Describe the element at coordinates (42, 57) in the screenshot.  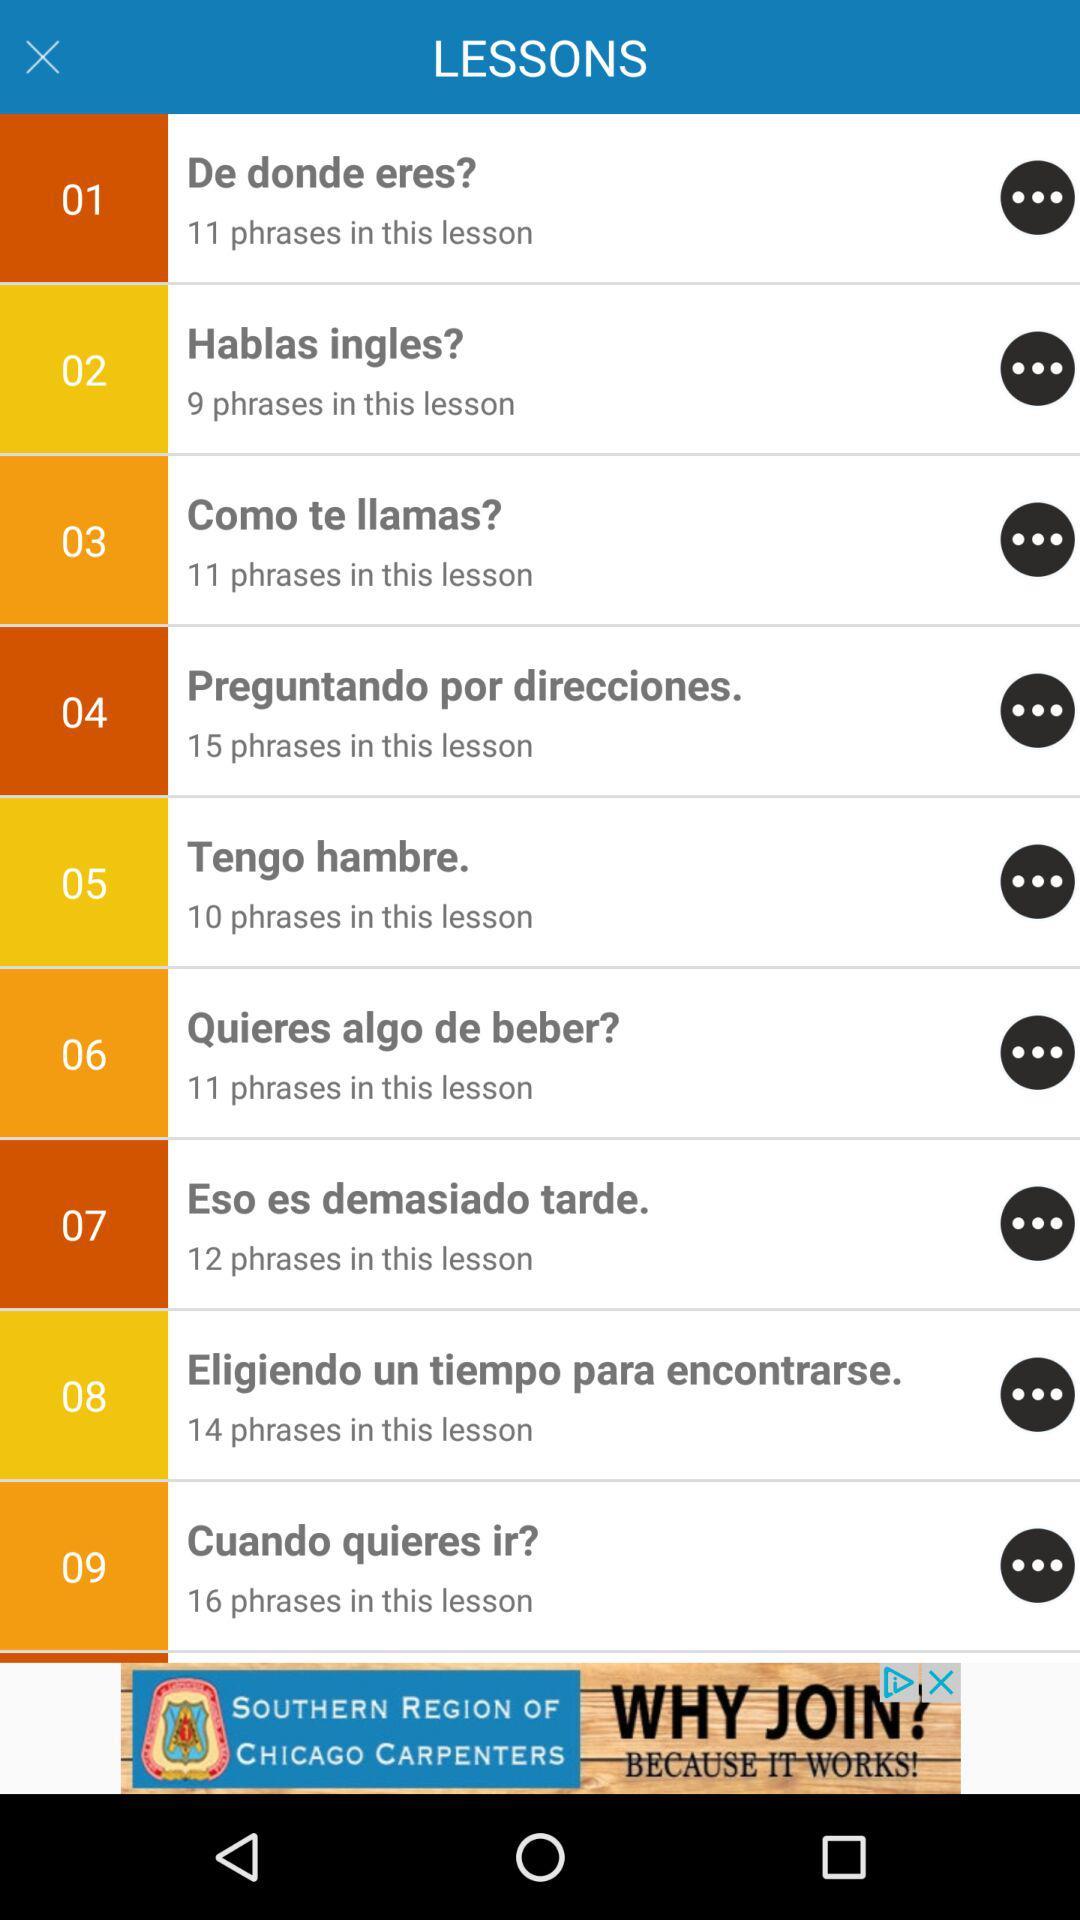
I see `close` at that location.